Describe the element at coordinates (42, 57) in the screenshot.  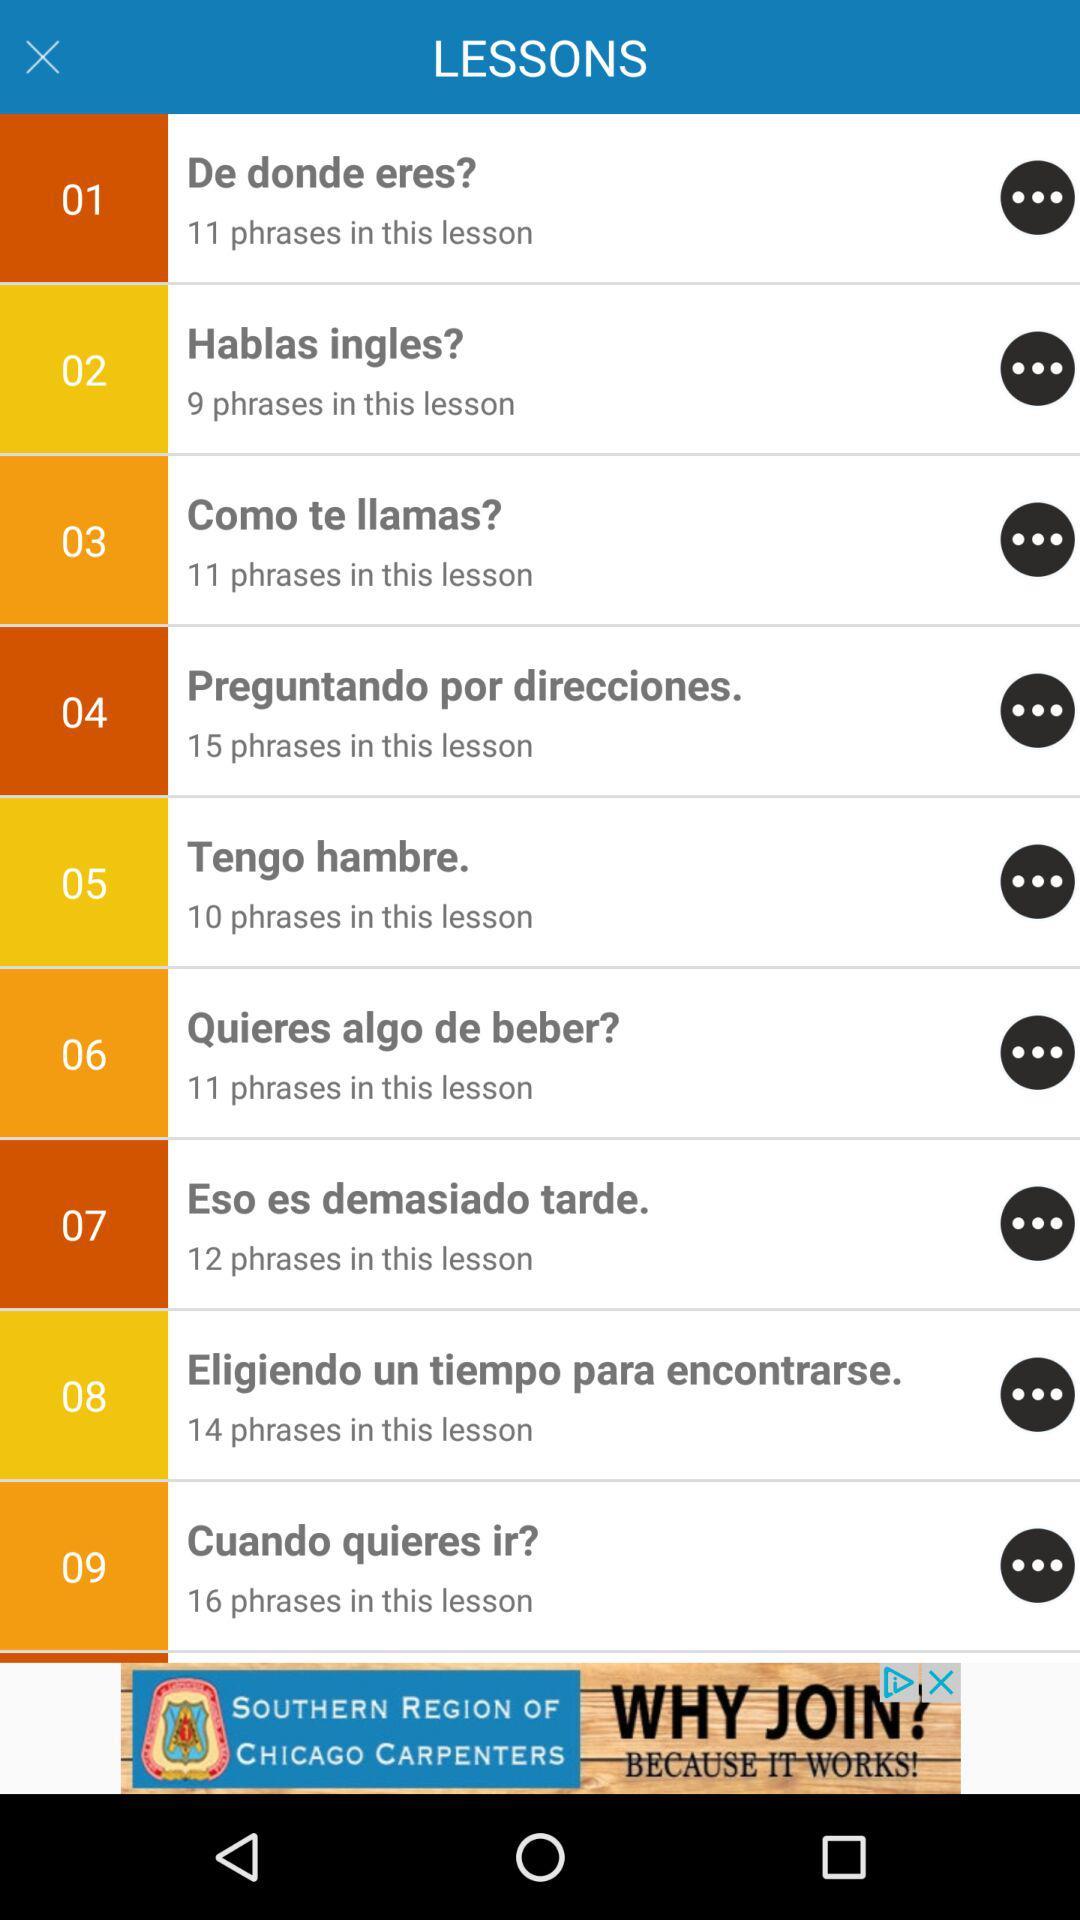
I see `close` at that location.